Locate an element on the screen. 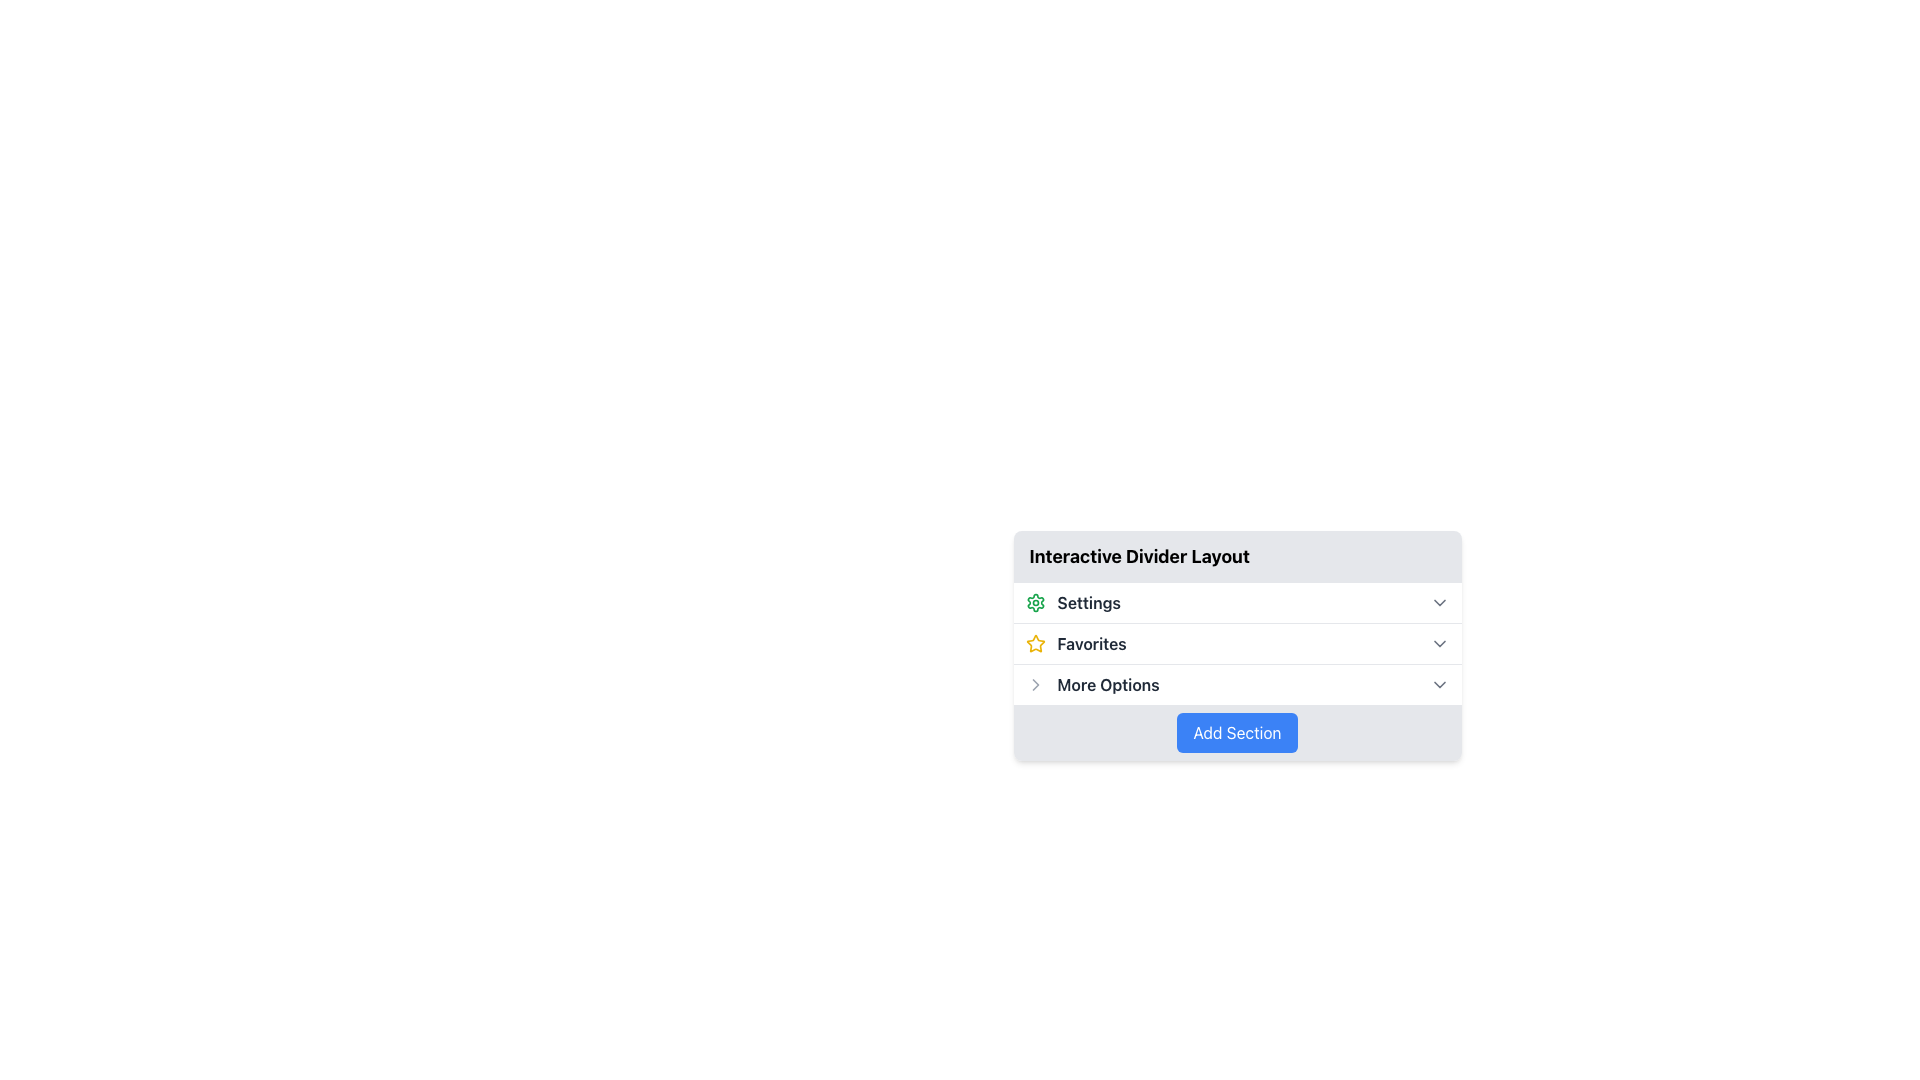 This screenshot has height=1080, width=1920. the Text Label in the third row of the menu within the 'Interactive Divider Layout', positioned below the 'Favorites' row and above the 'Add Section' blue button is located at coordinates (1107, 684).